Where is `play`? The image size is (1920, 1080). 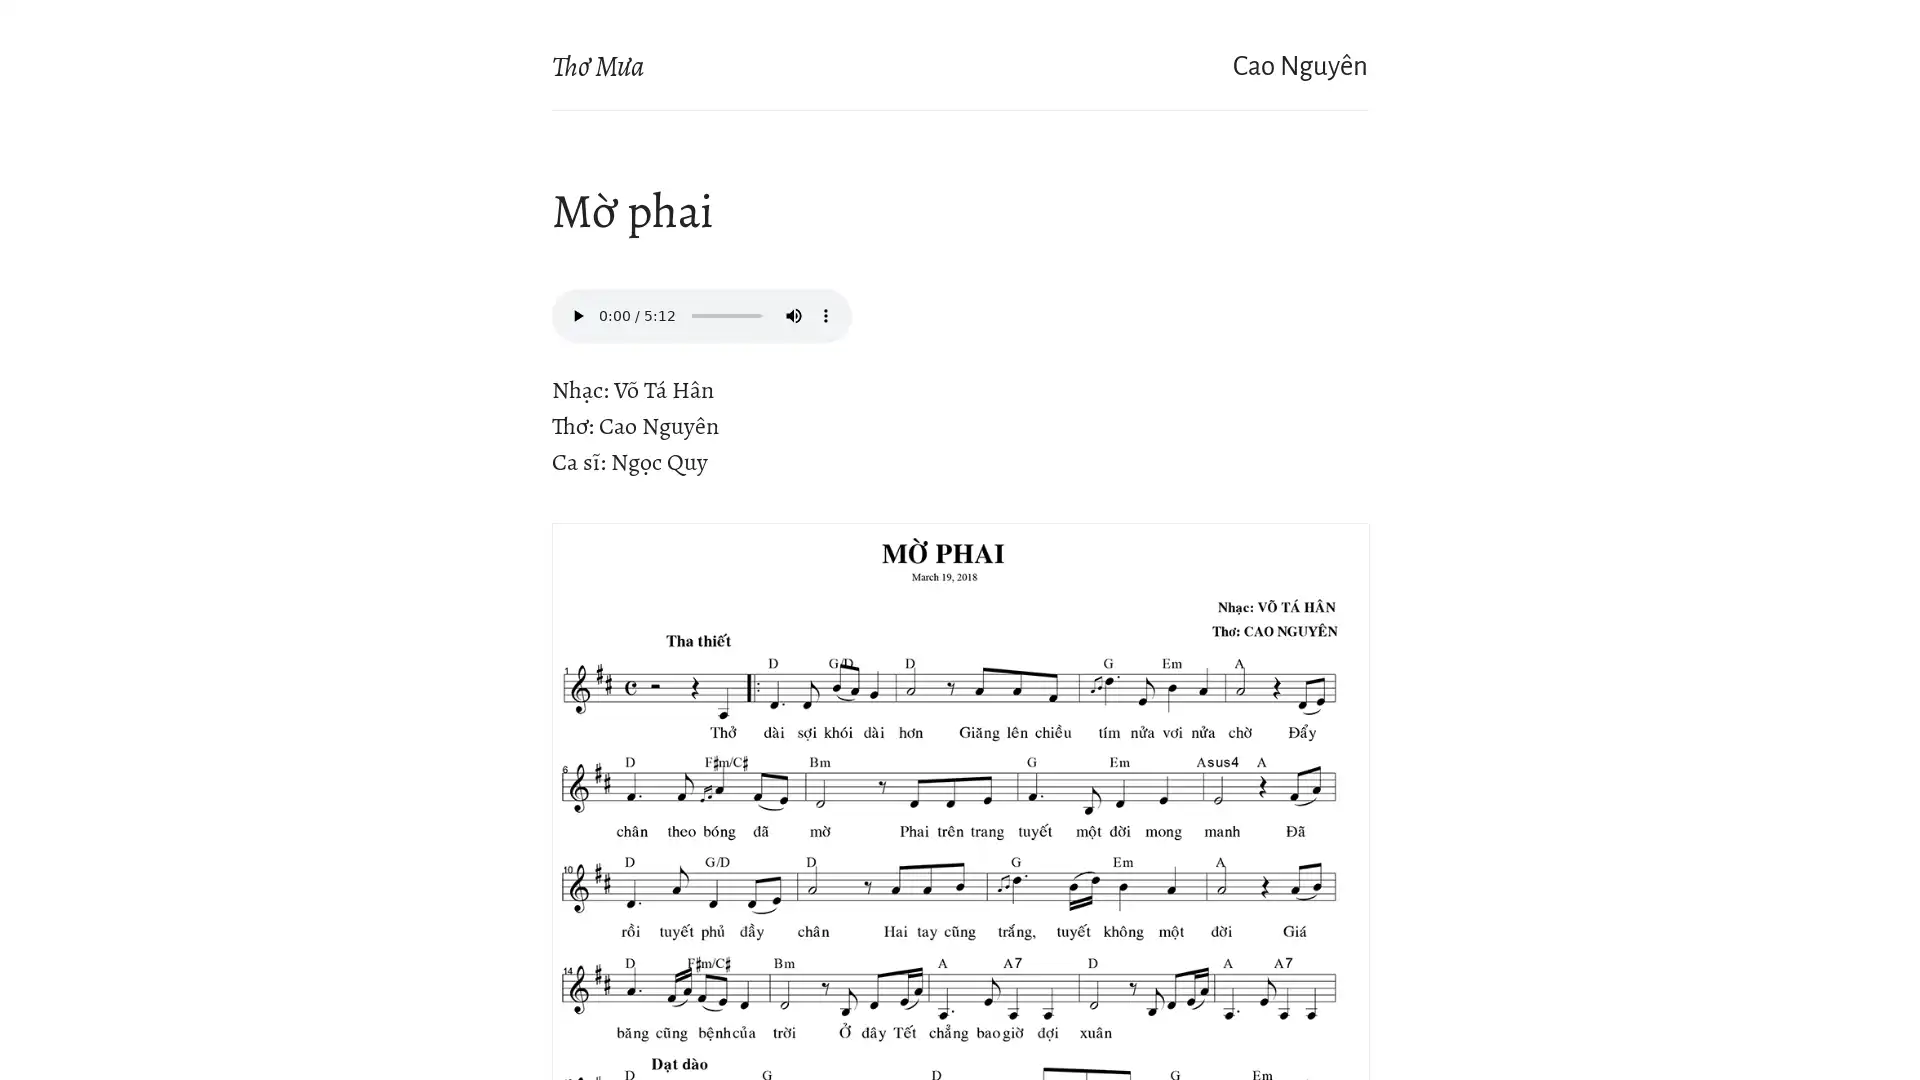
play is located at coordinates (576, 315).